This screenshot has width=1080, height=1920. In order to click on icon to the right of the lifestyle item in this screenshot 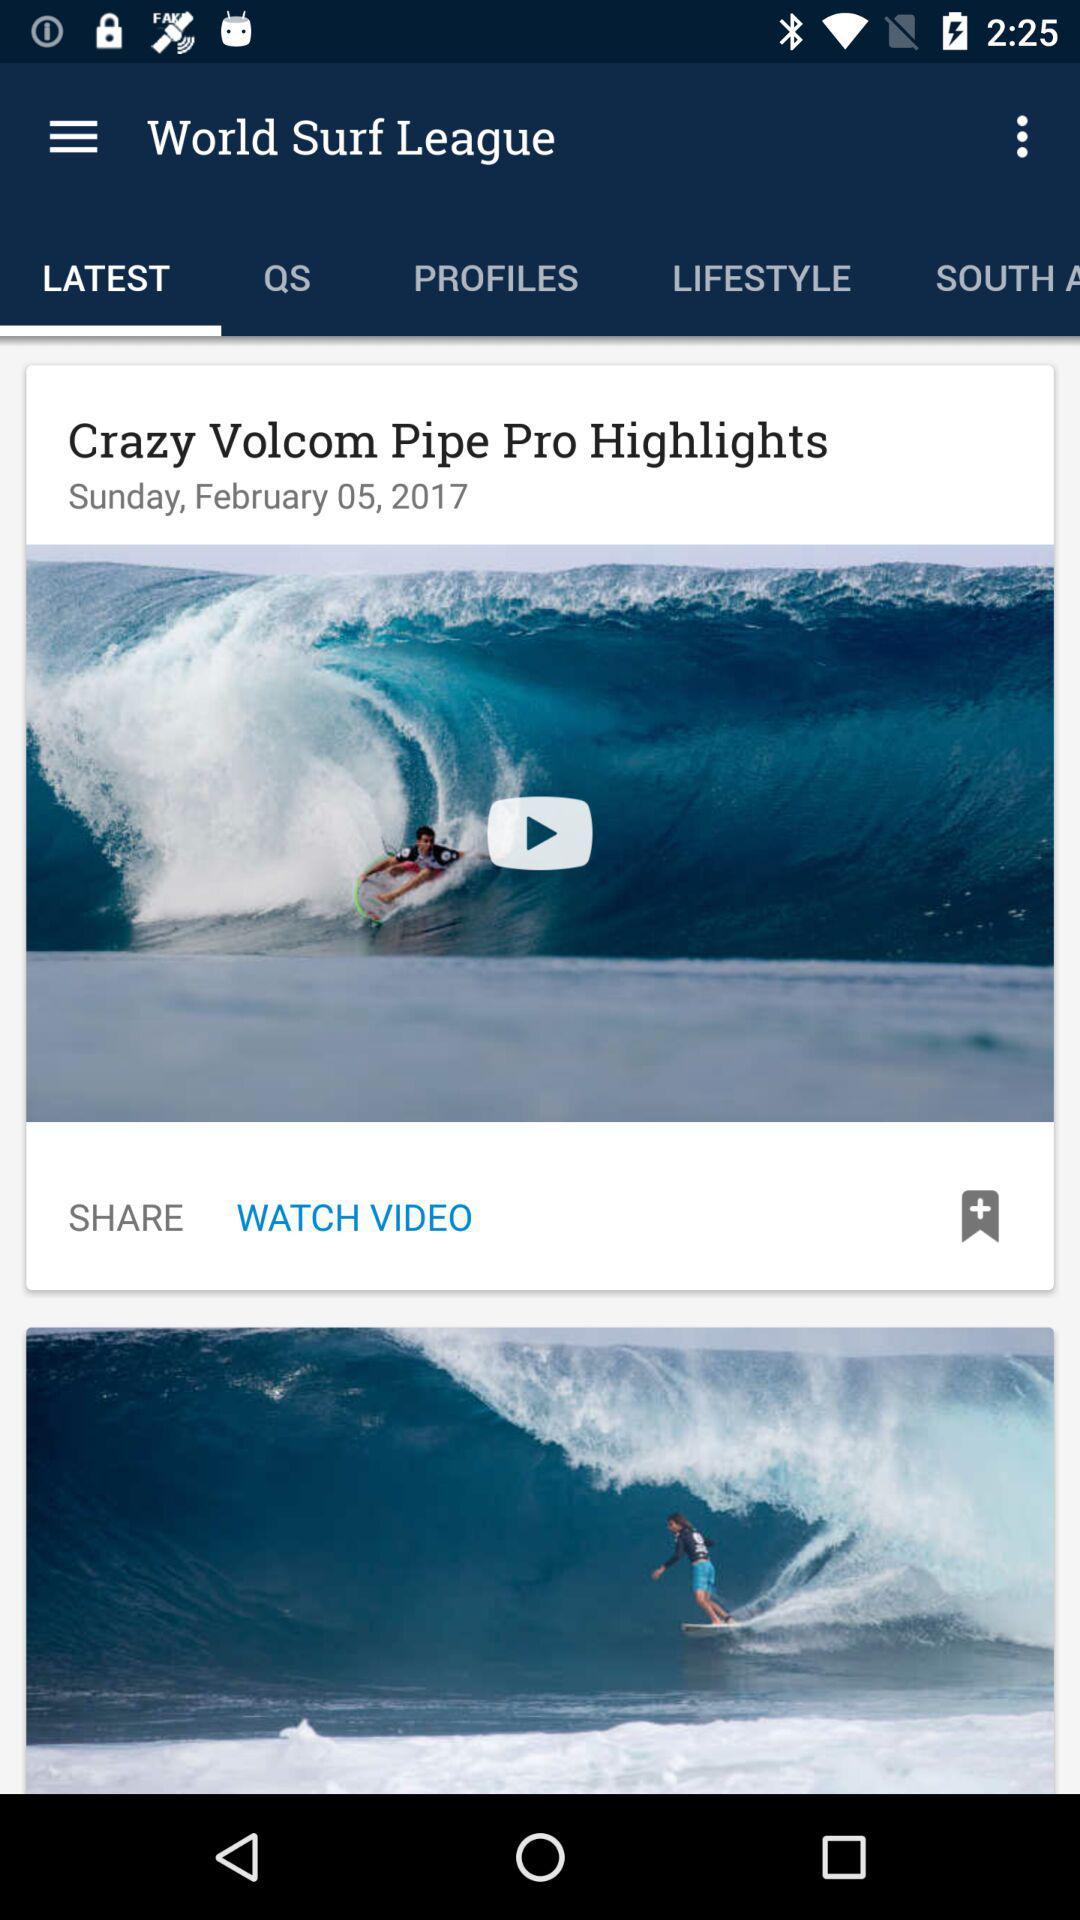, I will do `click(1027, 135)`.